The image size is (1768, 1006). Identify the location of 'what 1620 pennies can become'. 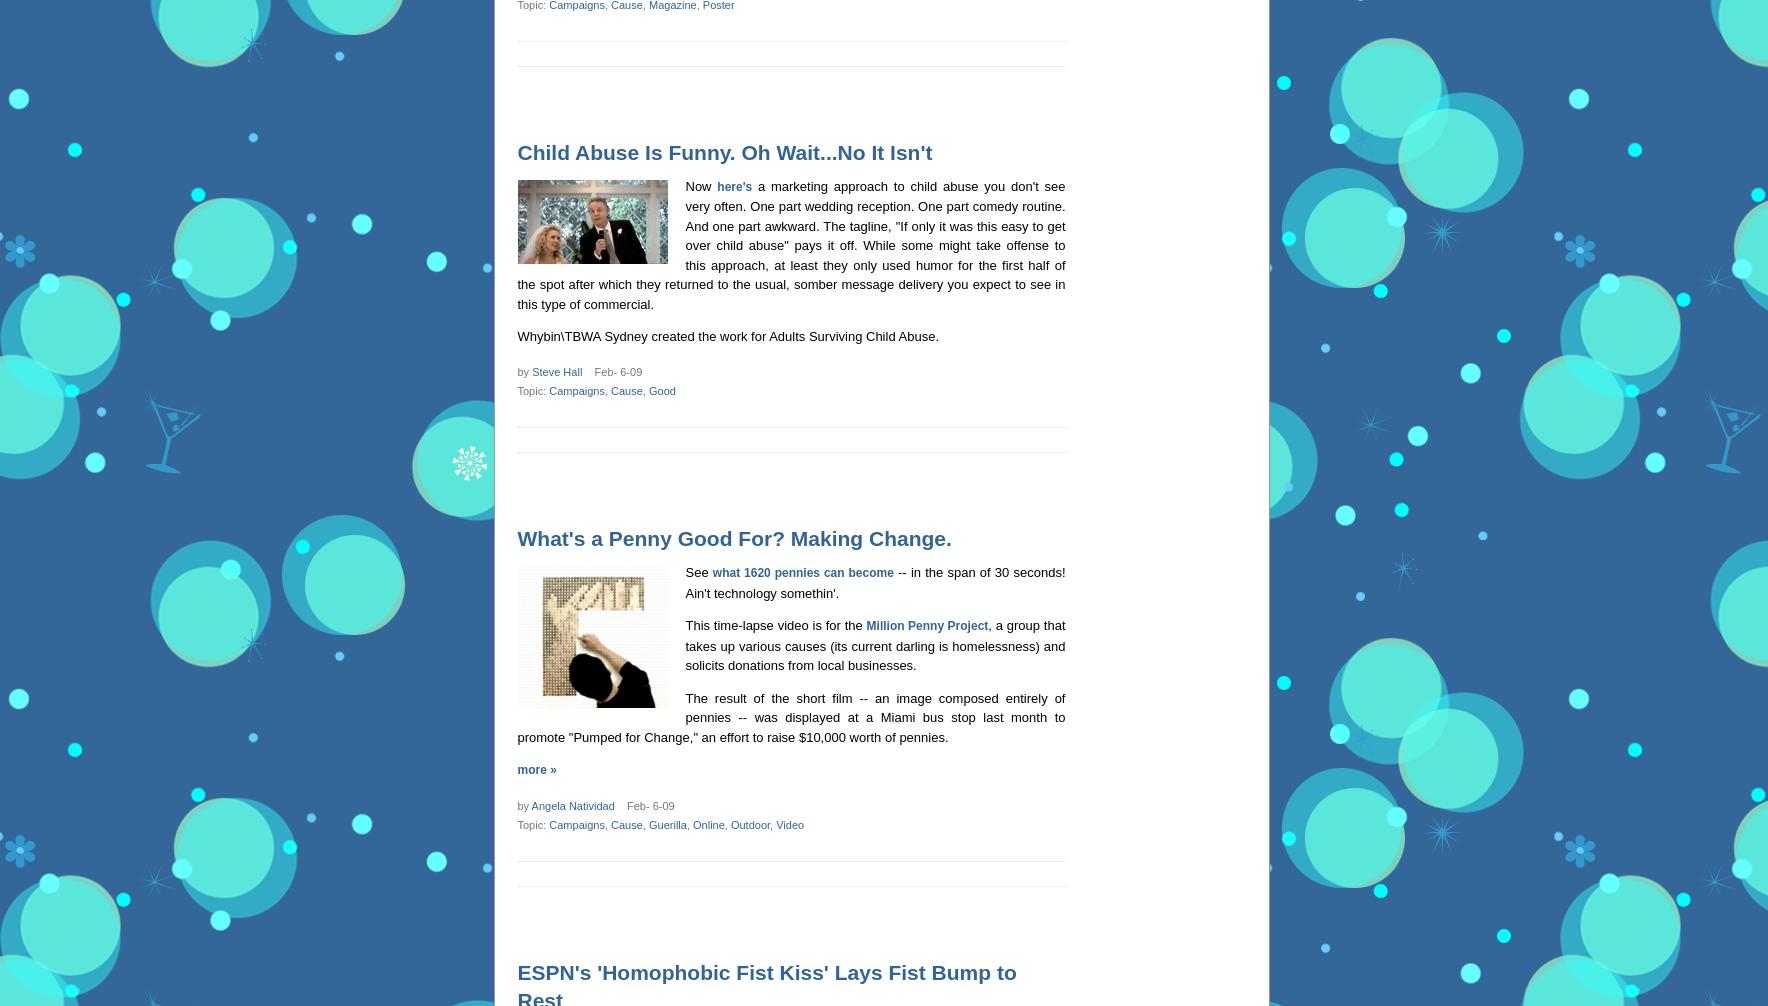
(802, 573).